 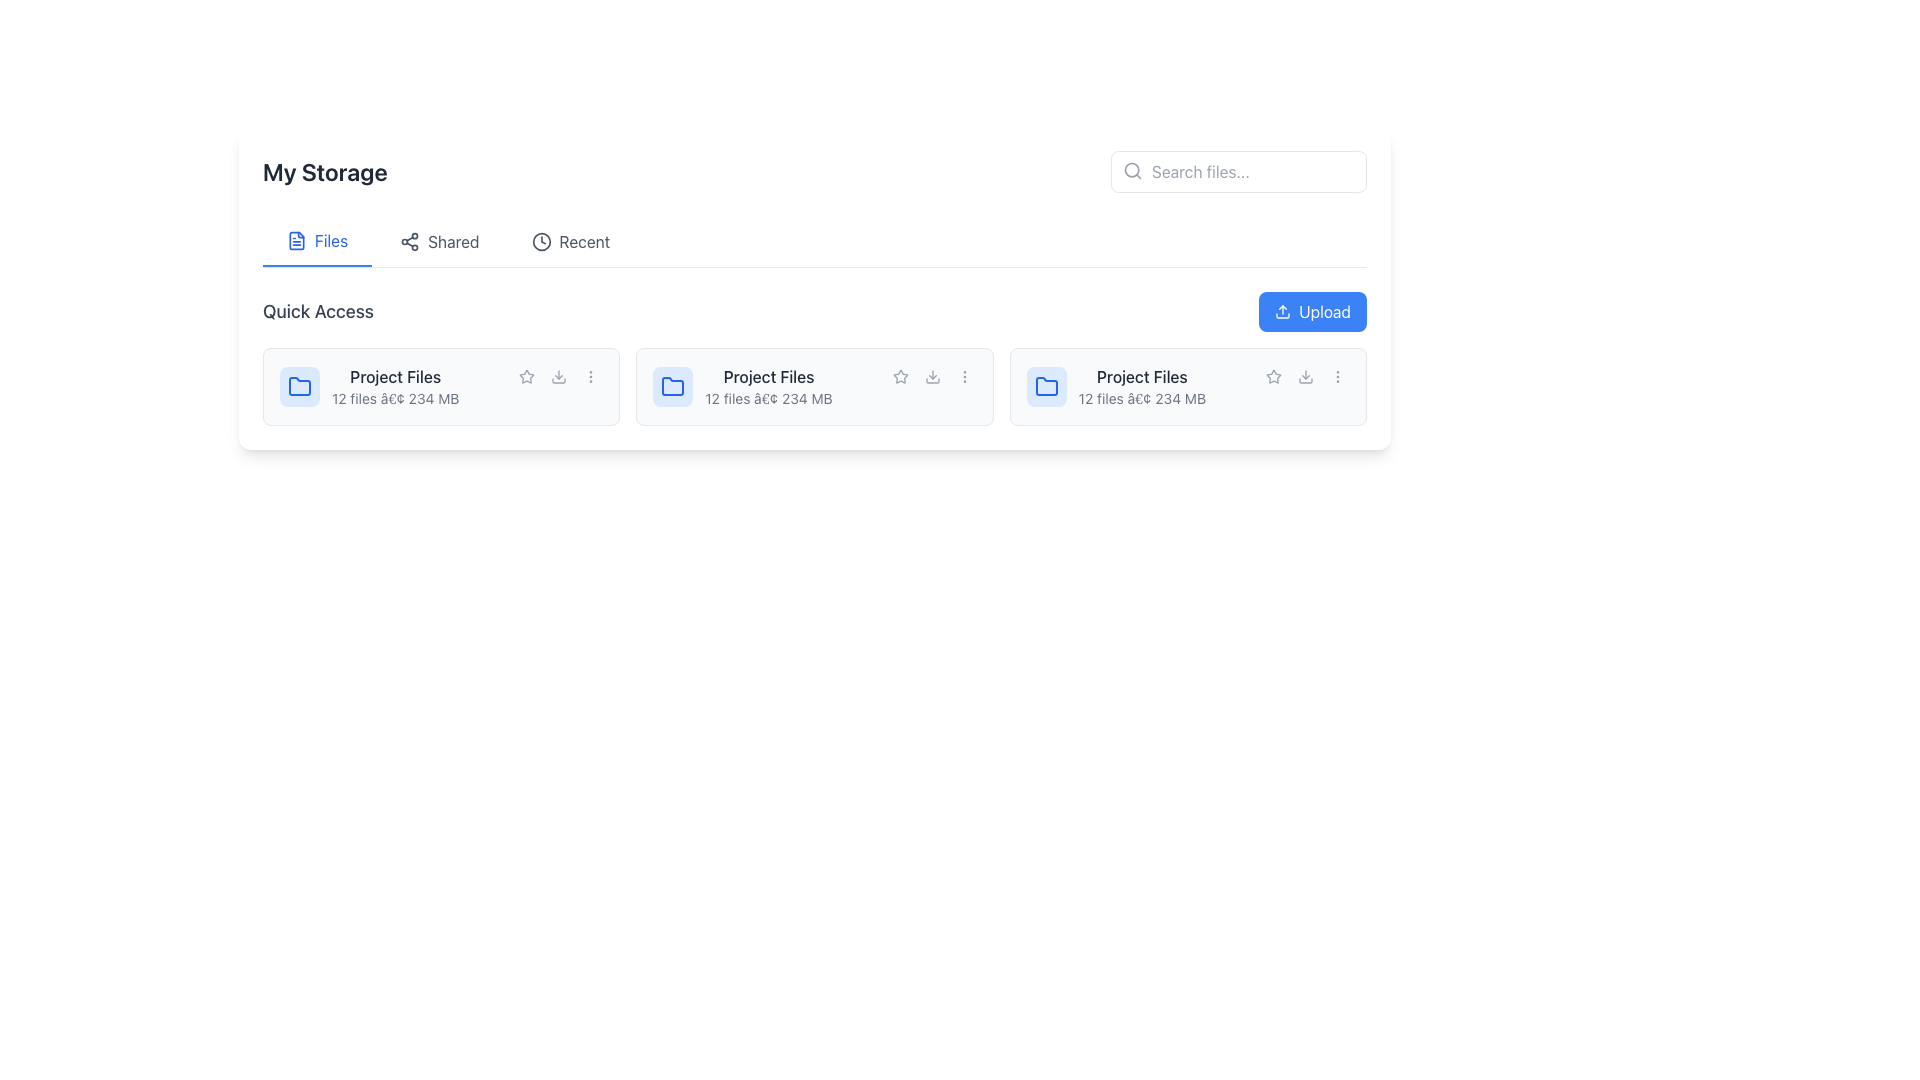 What do you see at coordinates (673, 386) in the screenshot?
I see `the folder icon (SVG) located in the second card of the 'Quick Access' section, which serves as a visual identifier for a folder or directory representation` at bounding box center [673, 386].